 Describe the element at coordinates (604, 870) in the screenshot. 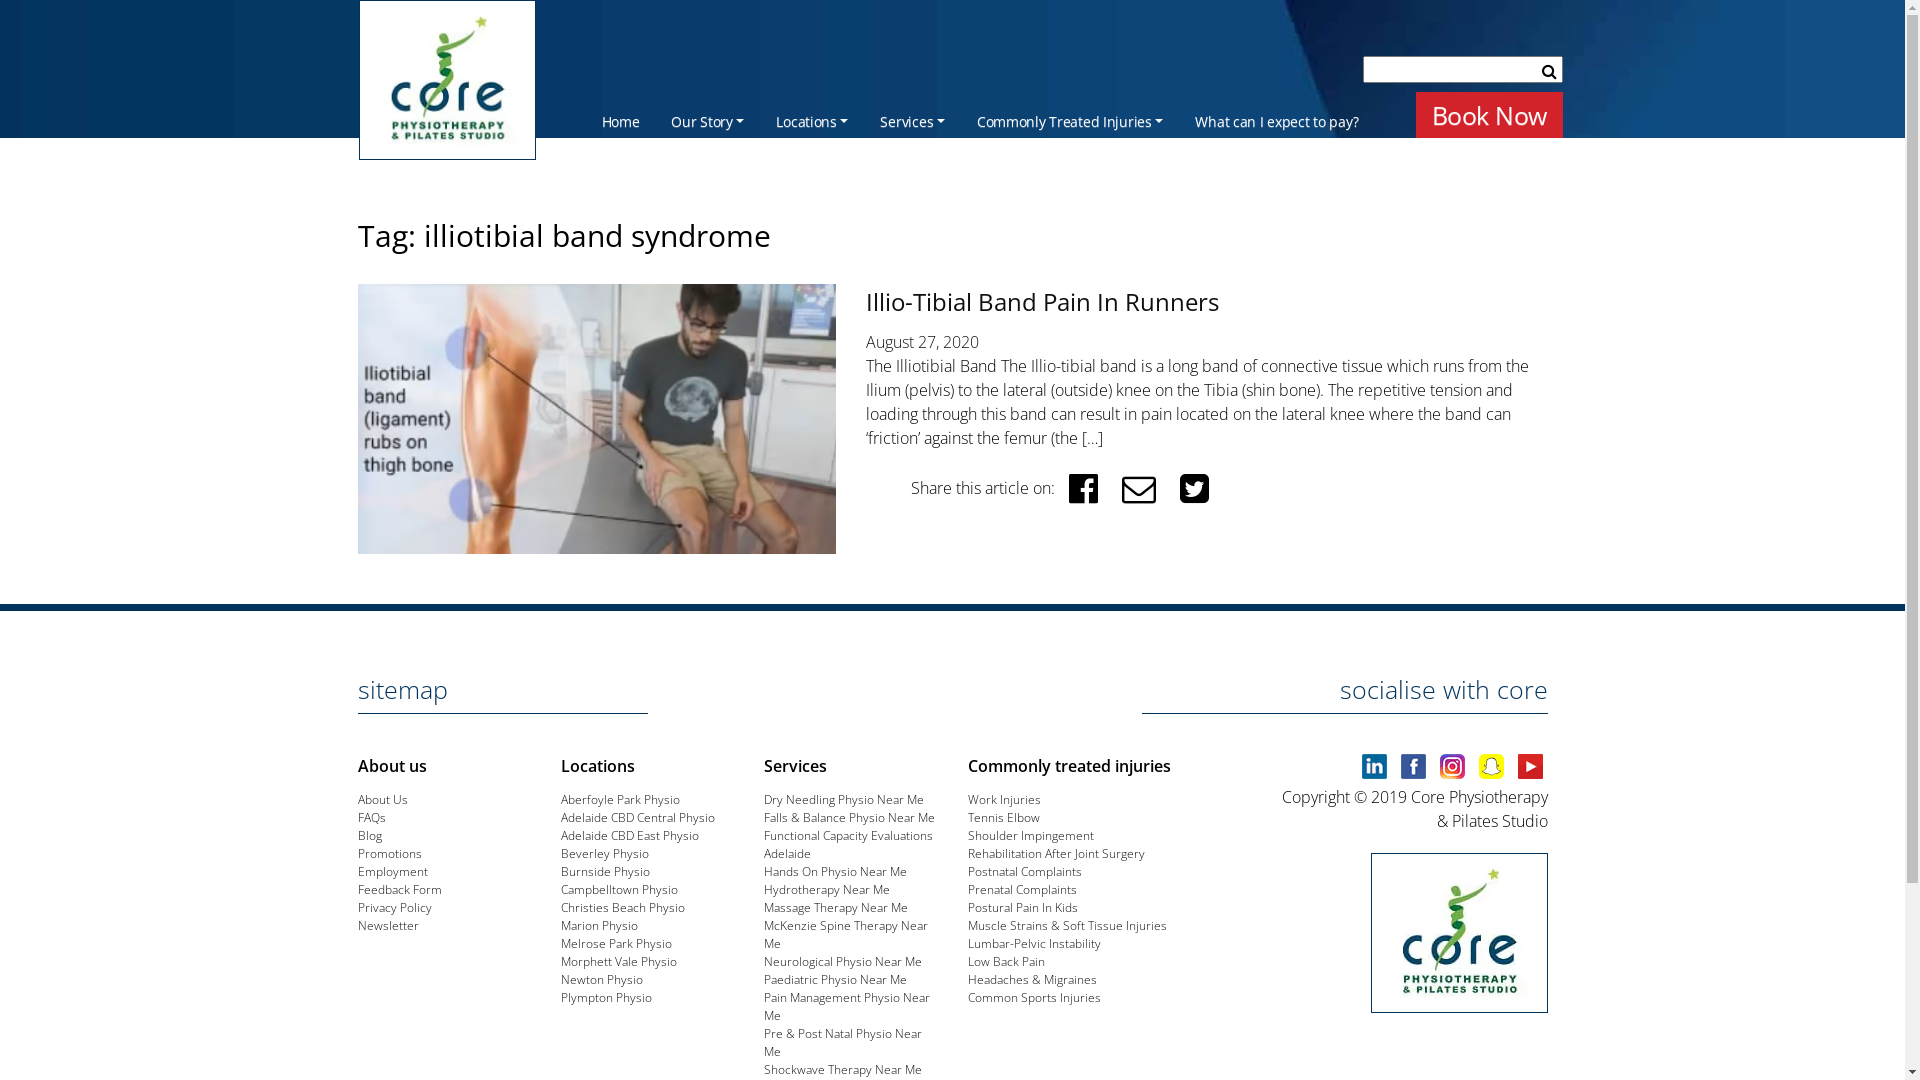

I see `'Burnside Physio'` at that location.